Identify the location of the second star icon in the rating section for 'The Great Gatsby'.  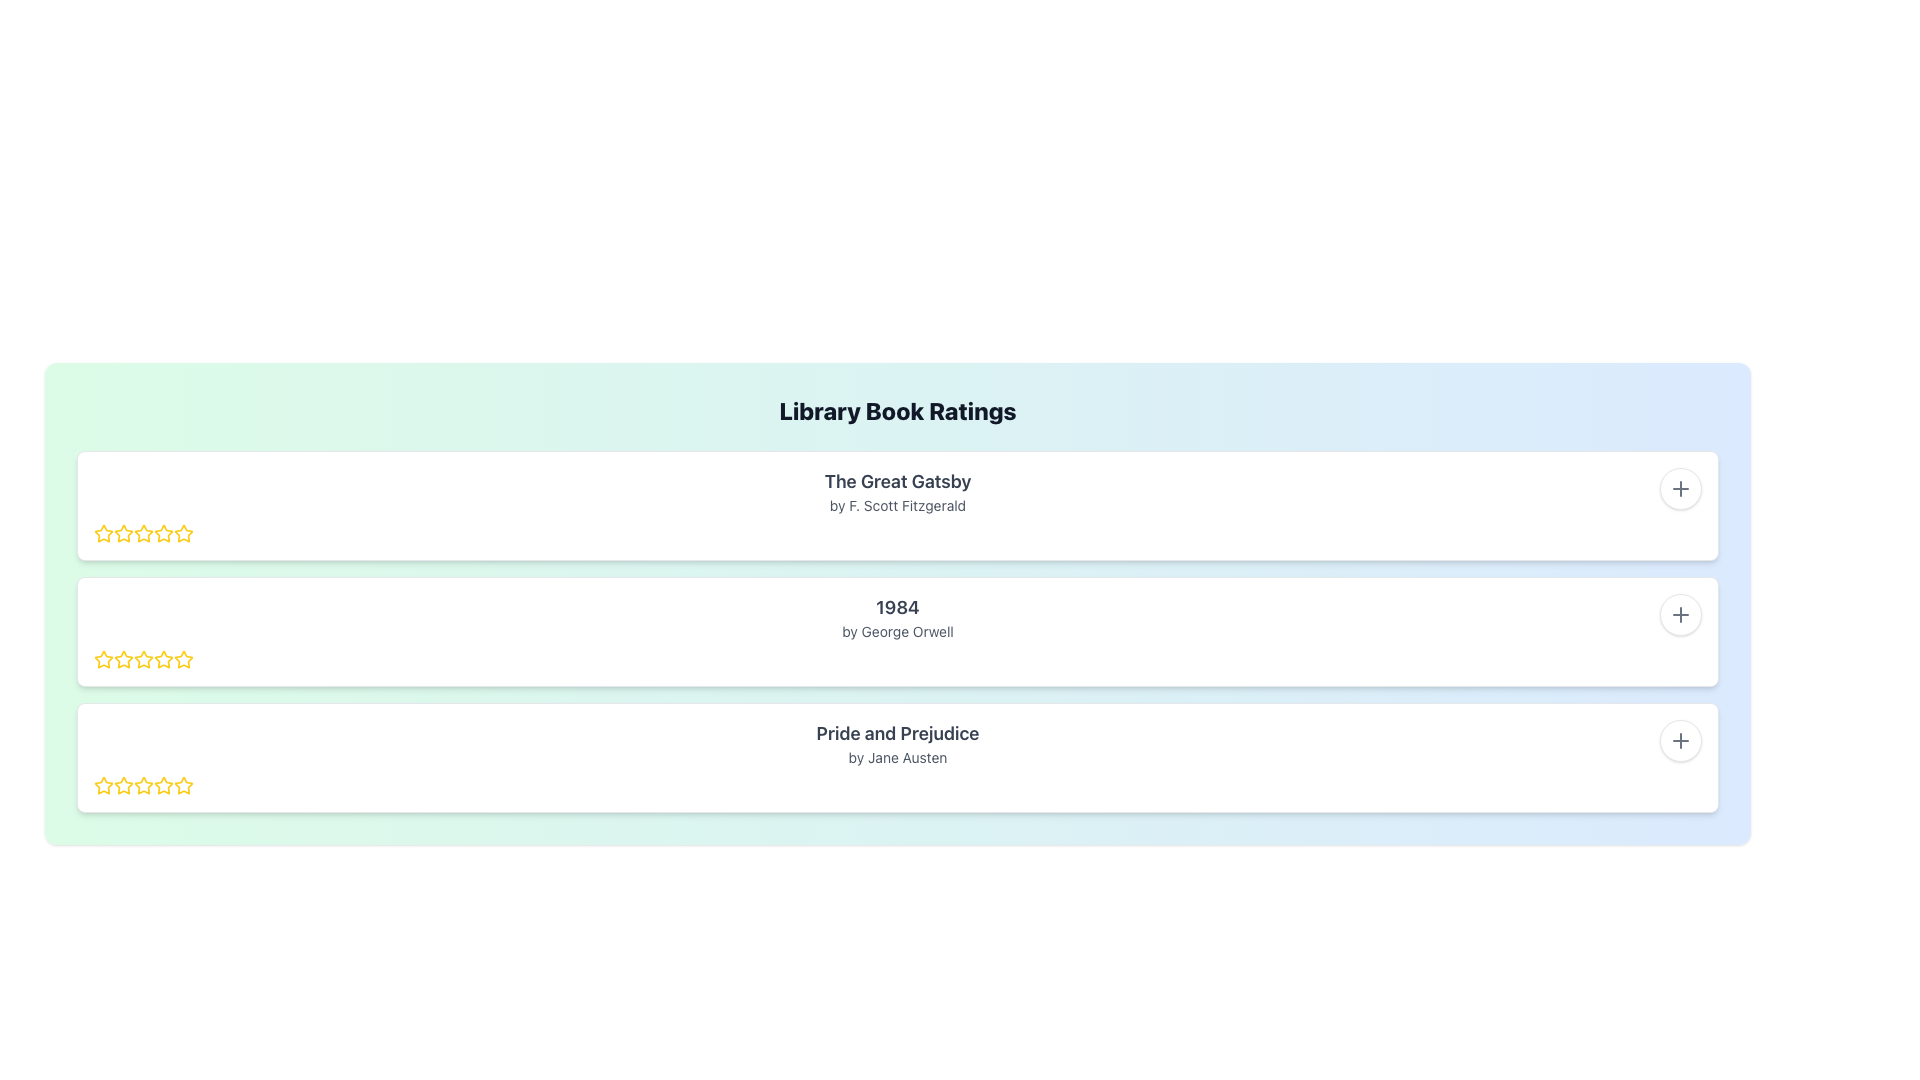
(143, 532).